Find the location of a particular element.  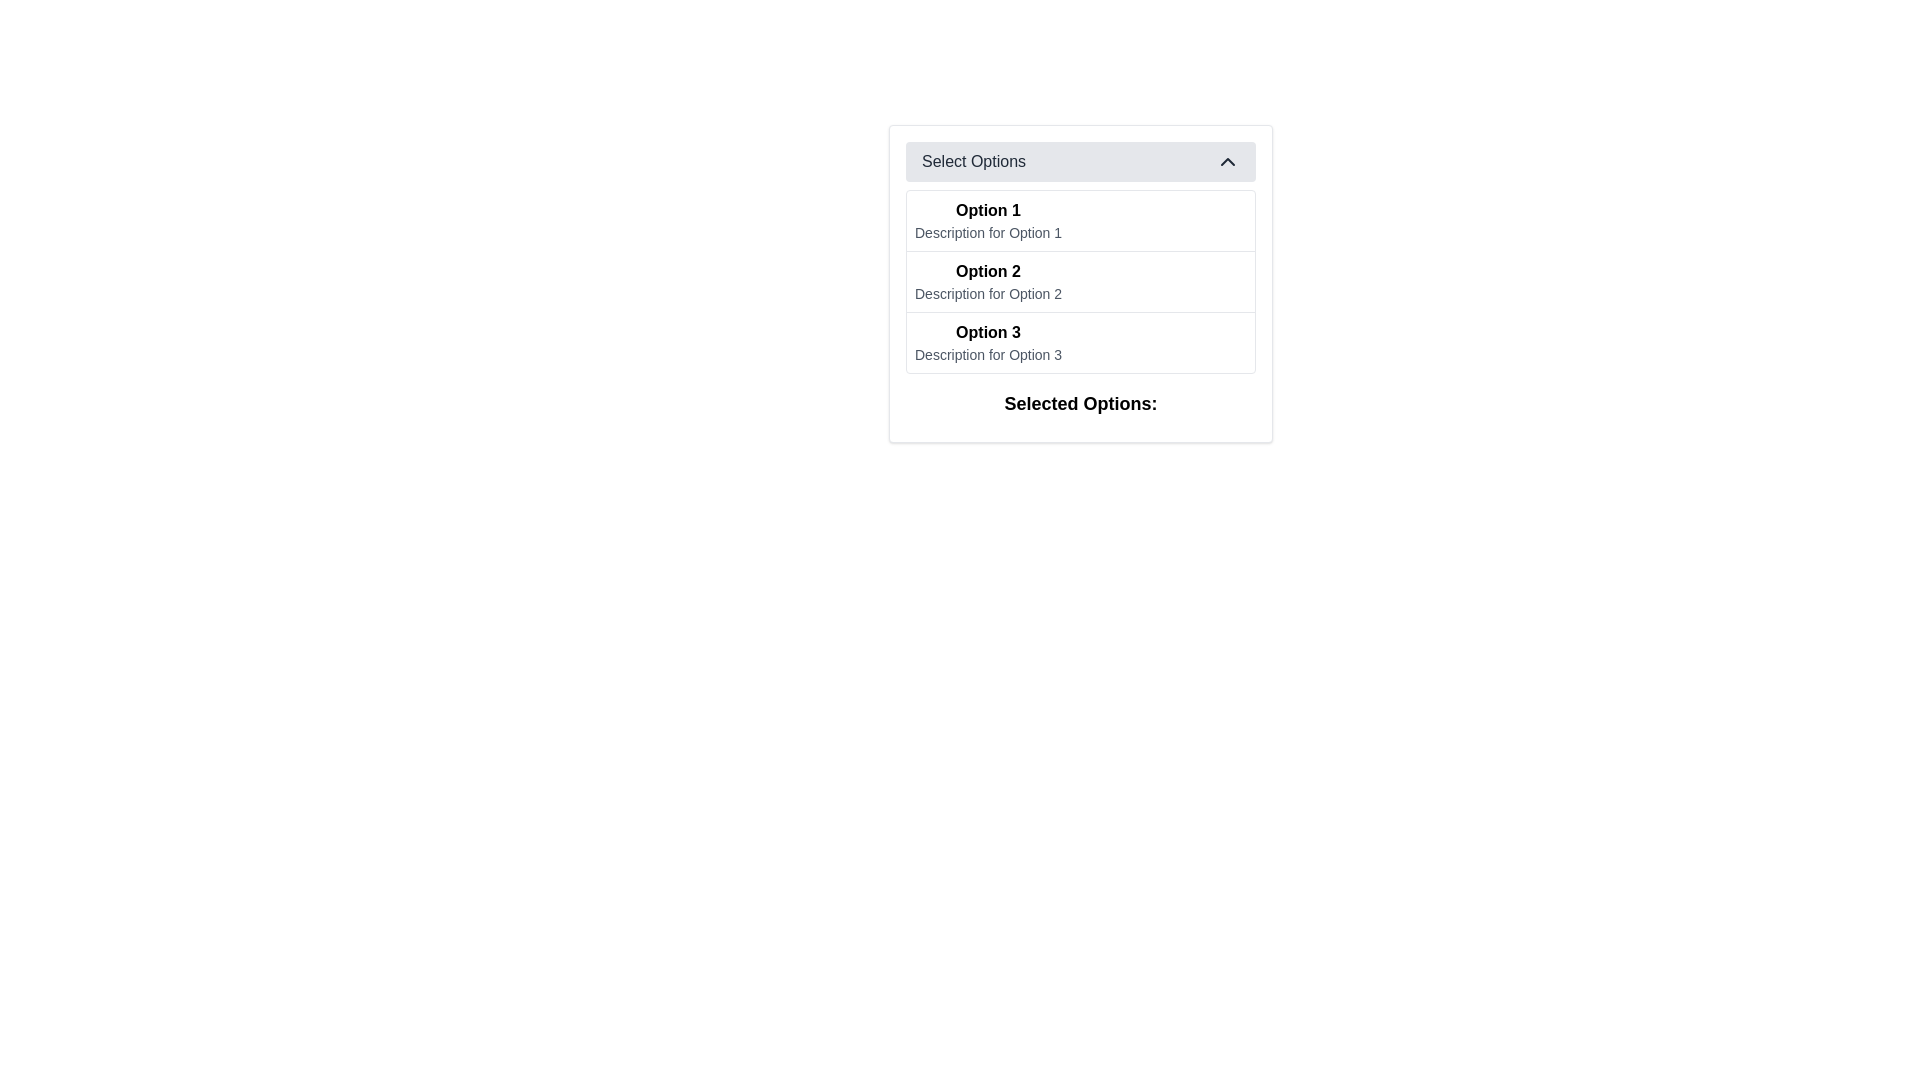

on the 'Select Options' dropdown menu is located at coordinates (1079, 284).